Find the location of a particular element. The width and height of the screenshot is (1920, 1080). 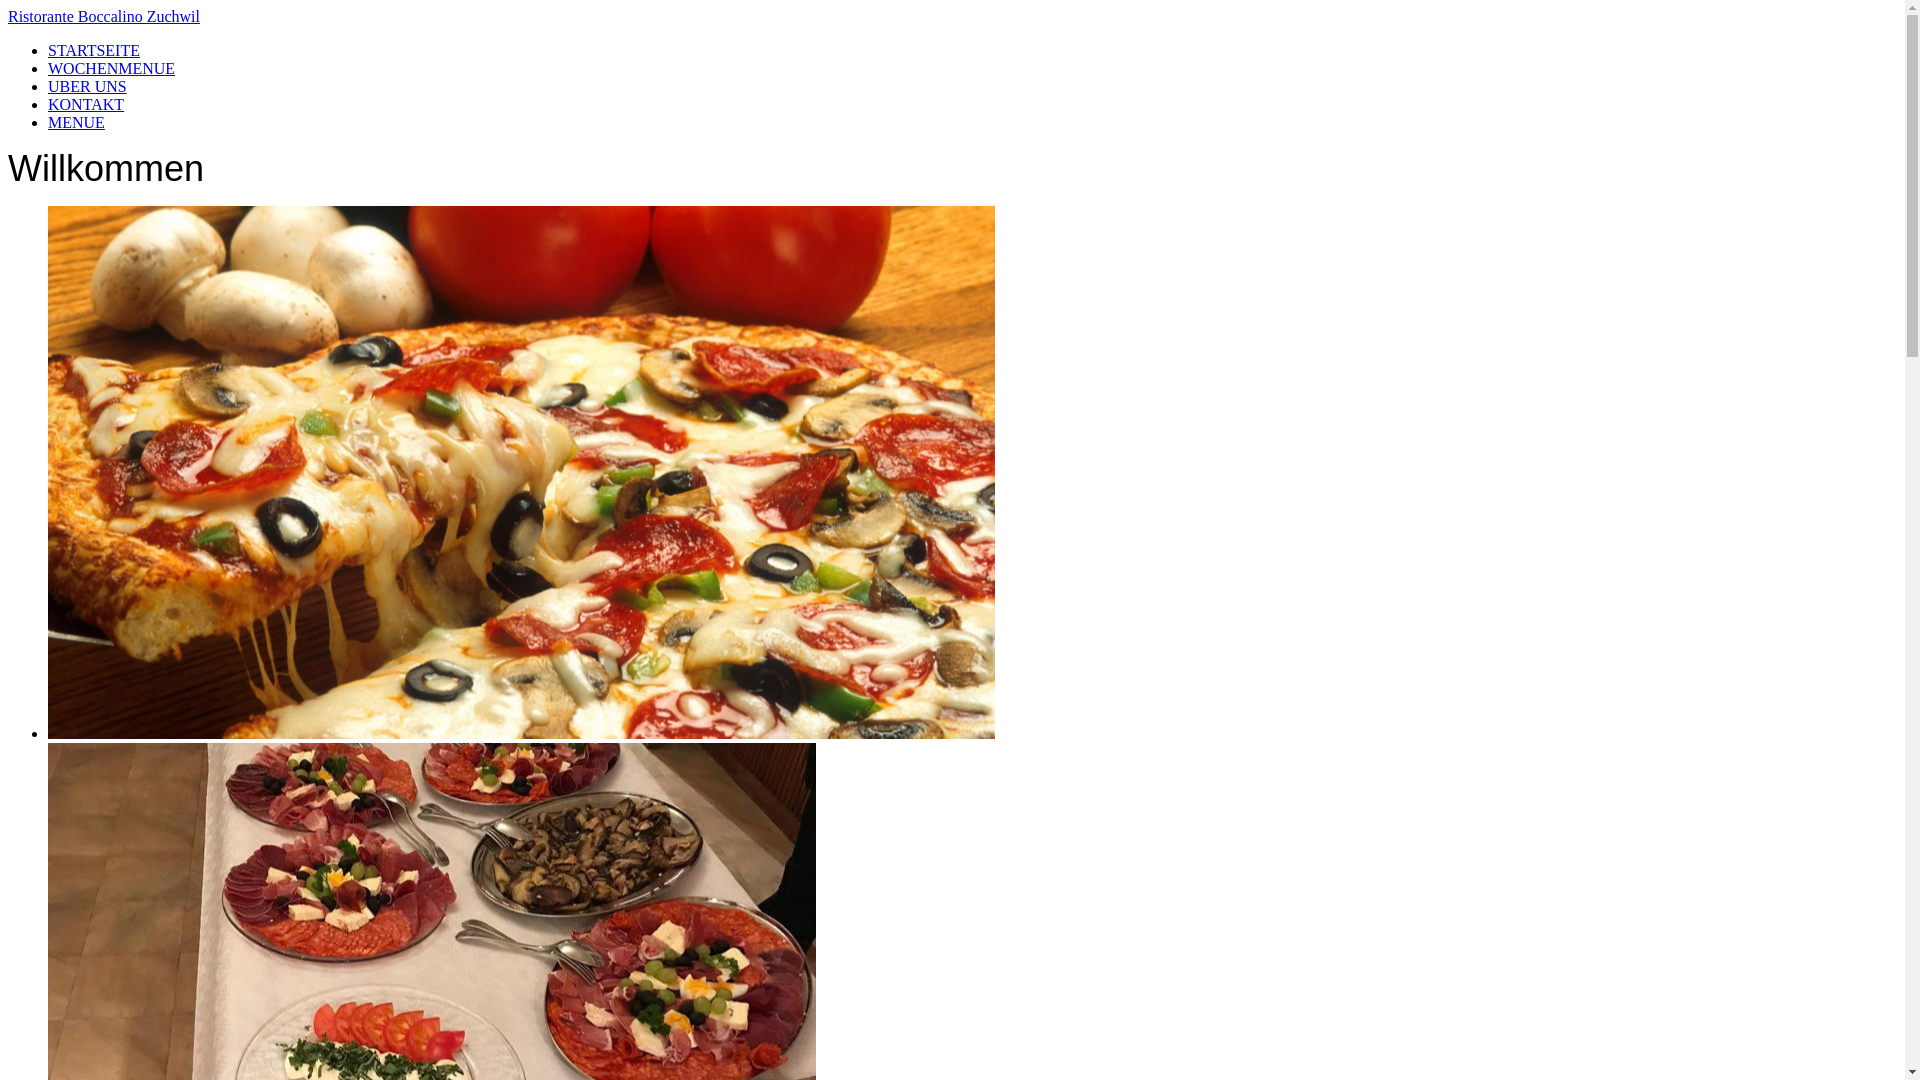

'UBER UNS' is located at coordinates (48, 85).